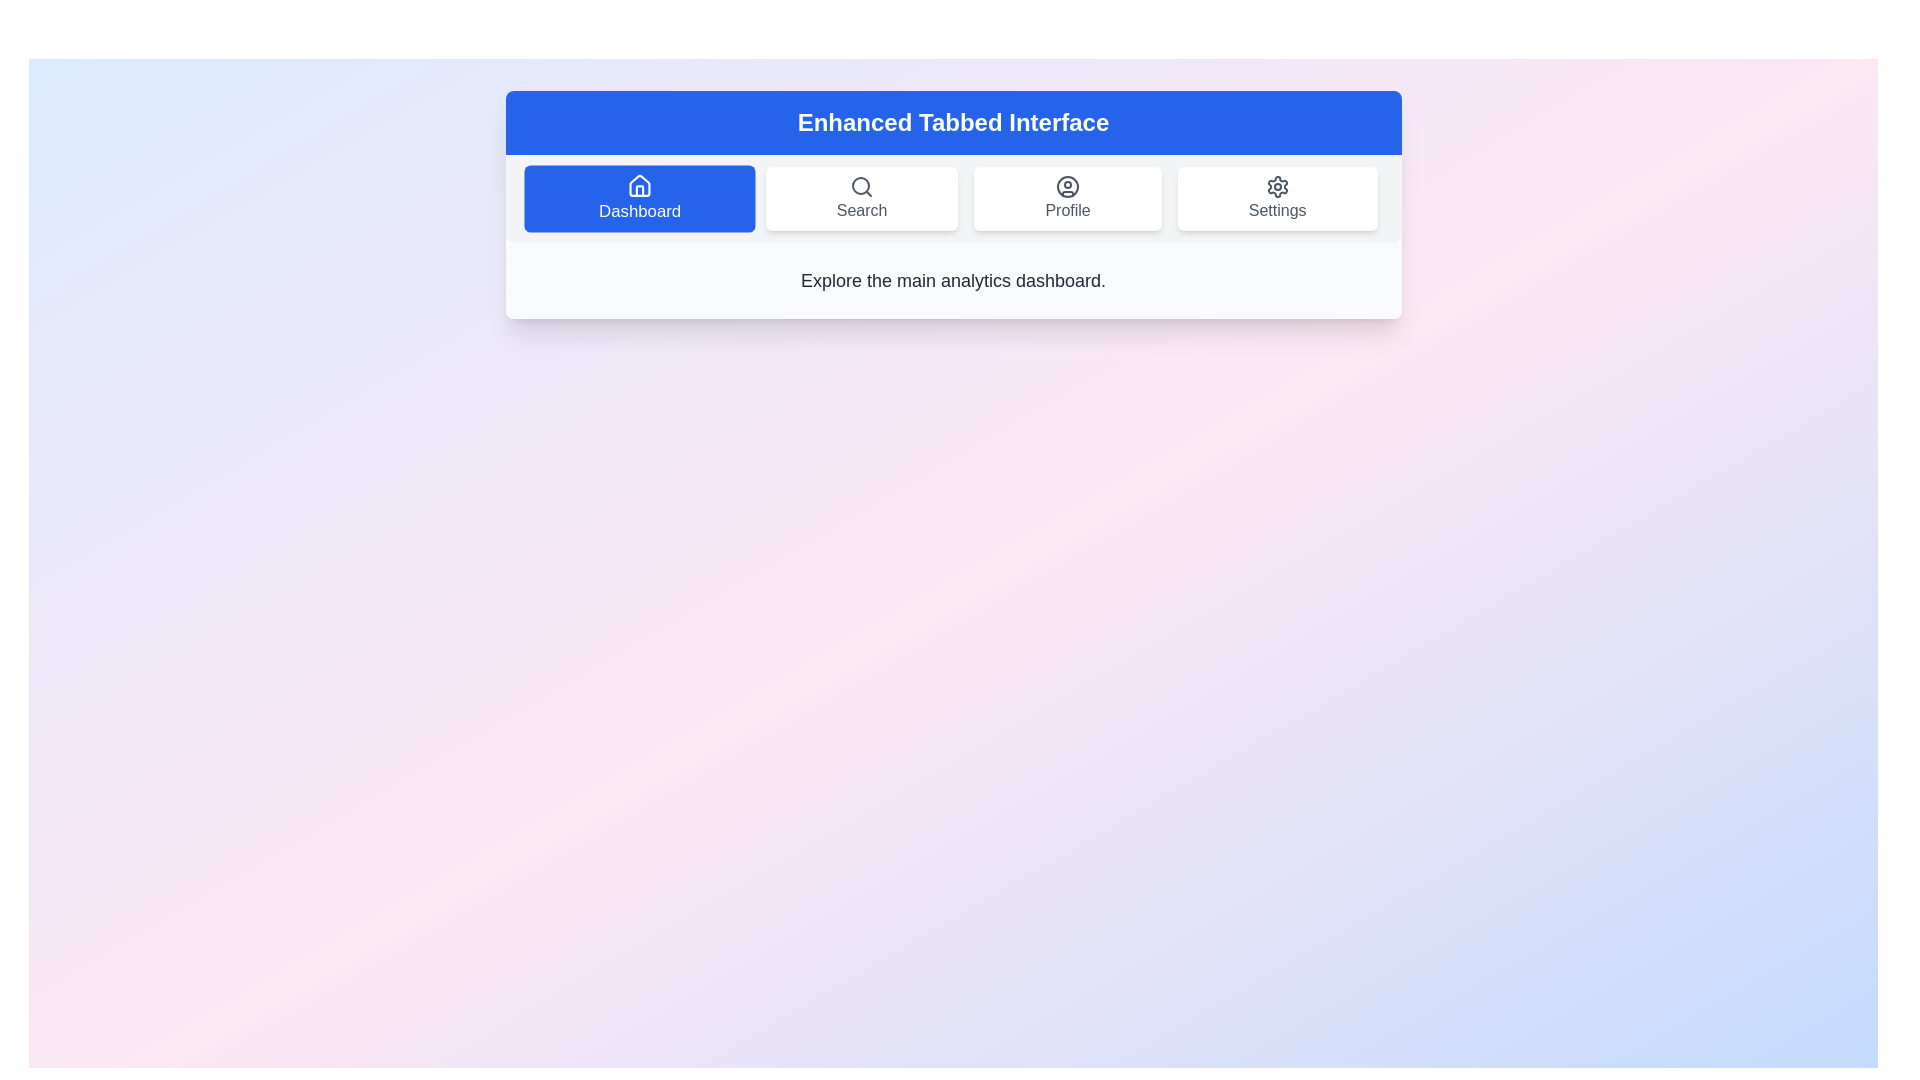  What do you see at coordinates (952, 123) in the screenshot?
I see `the Text Header with the text 'Enhanced Tabbed Interface' that has a blue background and white bold text, positioned at the top of the section` at bounding box center [952, 123].